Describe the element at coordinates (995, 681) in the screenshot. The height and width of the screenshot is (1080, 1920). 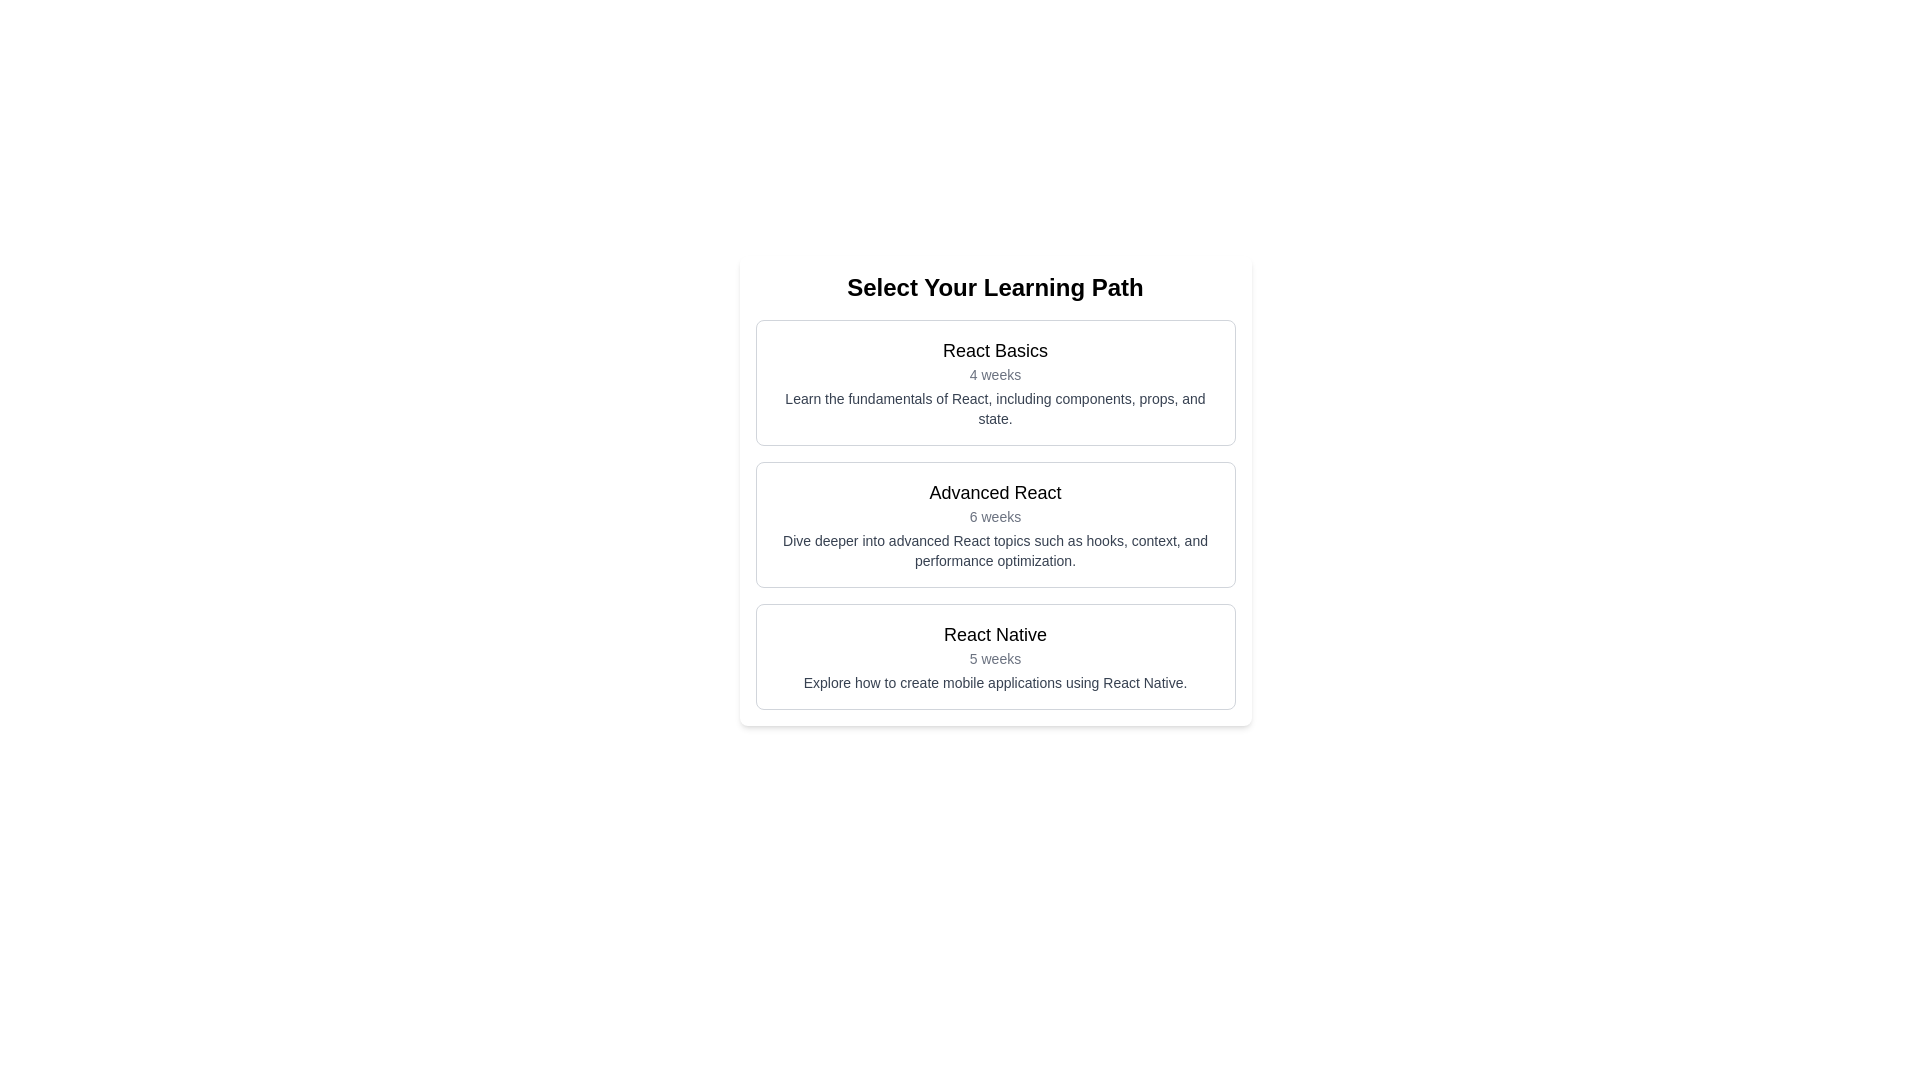
I see `the descriptive text element located underneath the '5 weeks' text within the 'React Native' group, which provides additional information about the course` at that location.